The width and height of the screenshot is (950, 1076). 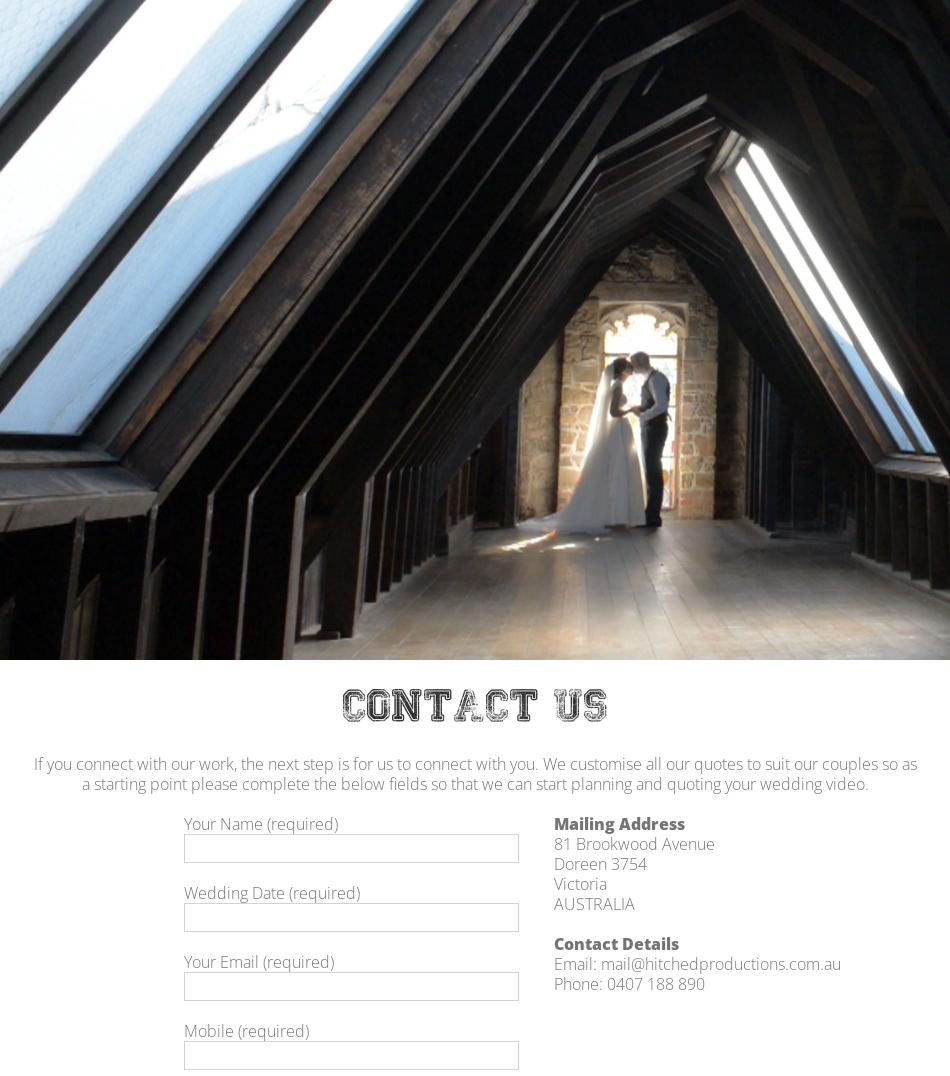 What do you see at coordinates (259, 822) in the screenshot?
I see `'Your Name (required)'` at bounding box center [259, 822].